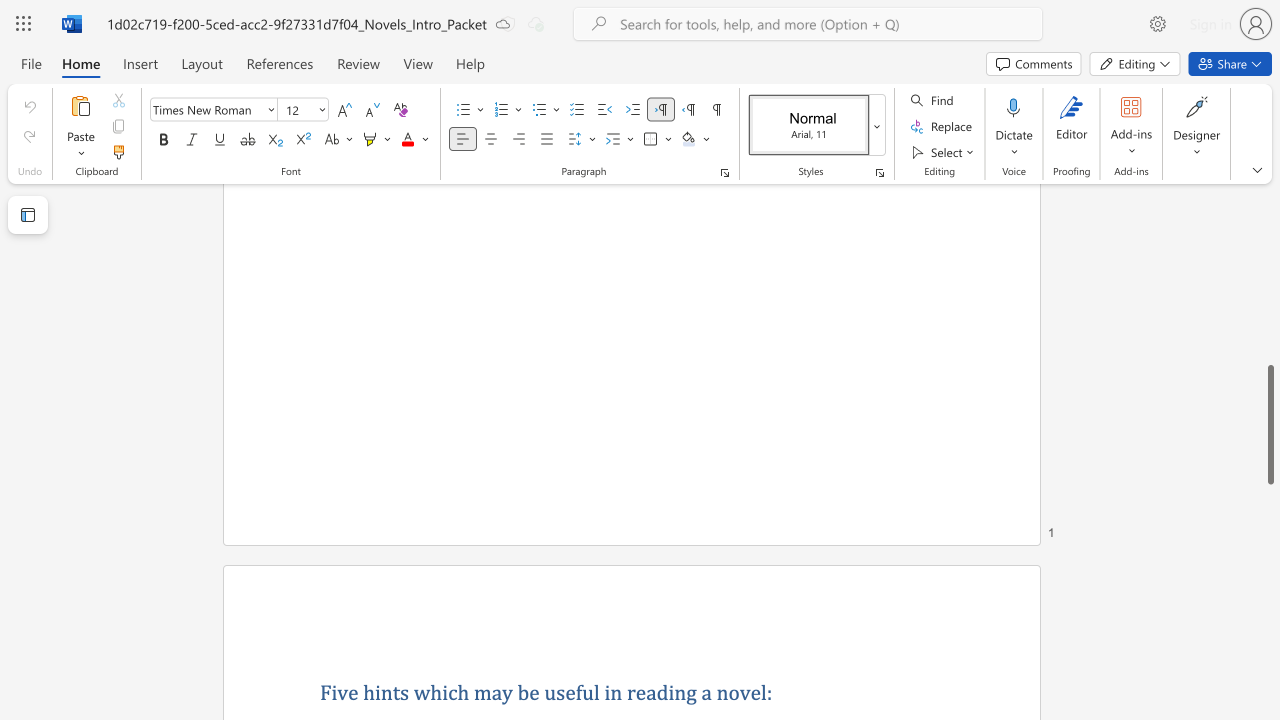 The width and height of the screenshot is (1280, 720). What do you see at coordinates (1269, 238) in the screenshot?
I see `the scrollbar on the side` at bounding box center [1269, 238].